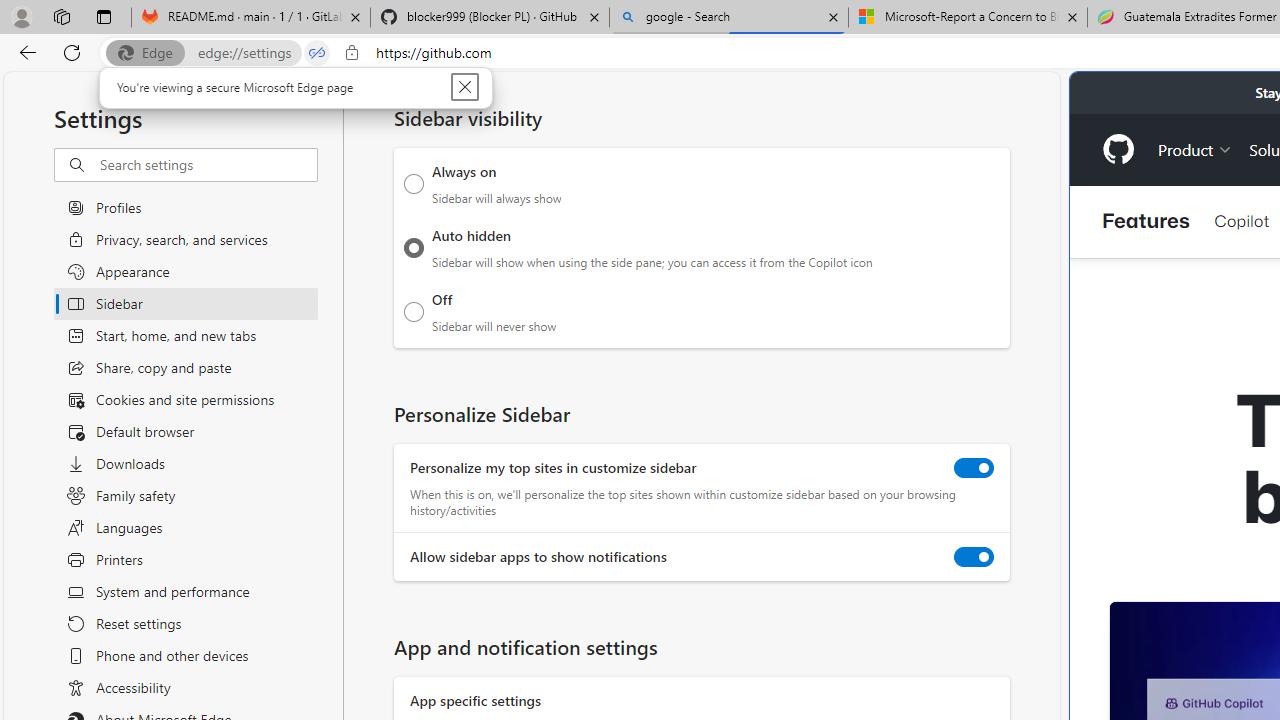 The image size is (1280, 720). Describe the element at coordinates (413, 183) in the screenshot. I see `'Always on Sidebar will always show'` at that location.